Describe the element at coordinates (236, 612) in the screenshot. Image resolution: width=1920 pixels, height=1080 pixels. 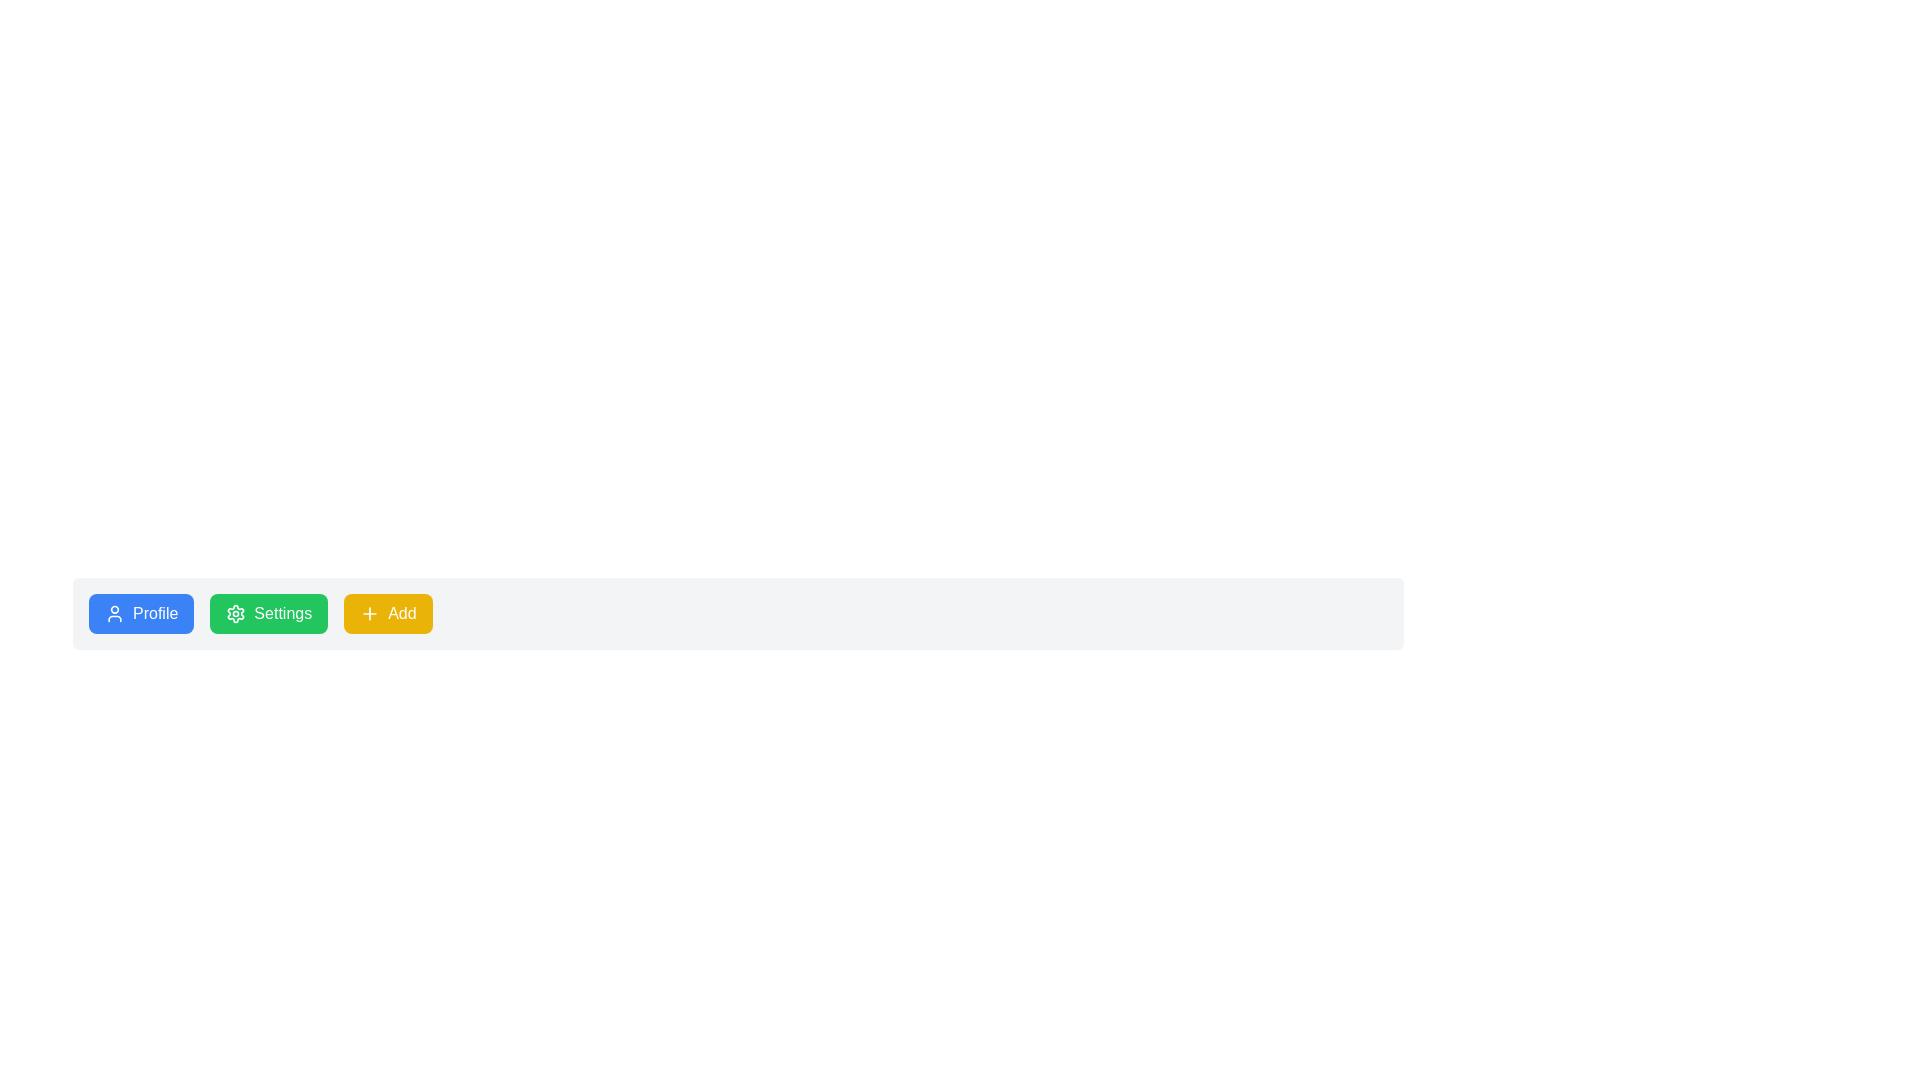
I see `the settings icon with a green background, located between the profile button (blue) and the add button (yellow)` at that location.